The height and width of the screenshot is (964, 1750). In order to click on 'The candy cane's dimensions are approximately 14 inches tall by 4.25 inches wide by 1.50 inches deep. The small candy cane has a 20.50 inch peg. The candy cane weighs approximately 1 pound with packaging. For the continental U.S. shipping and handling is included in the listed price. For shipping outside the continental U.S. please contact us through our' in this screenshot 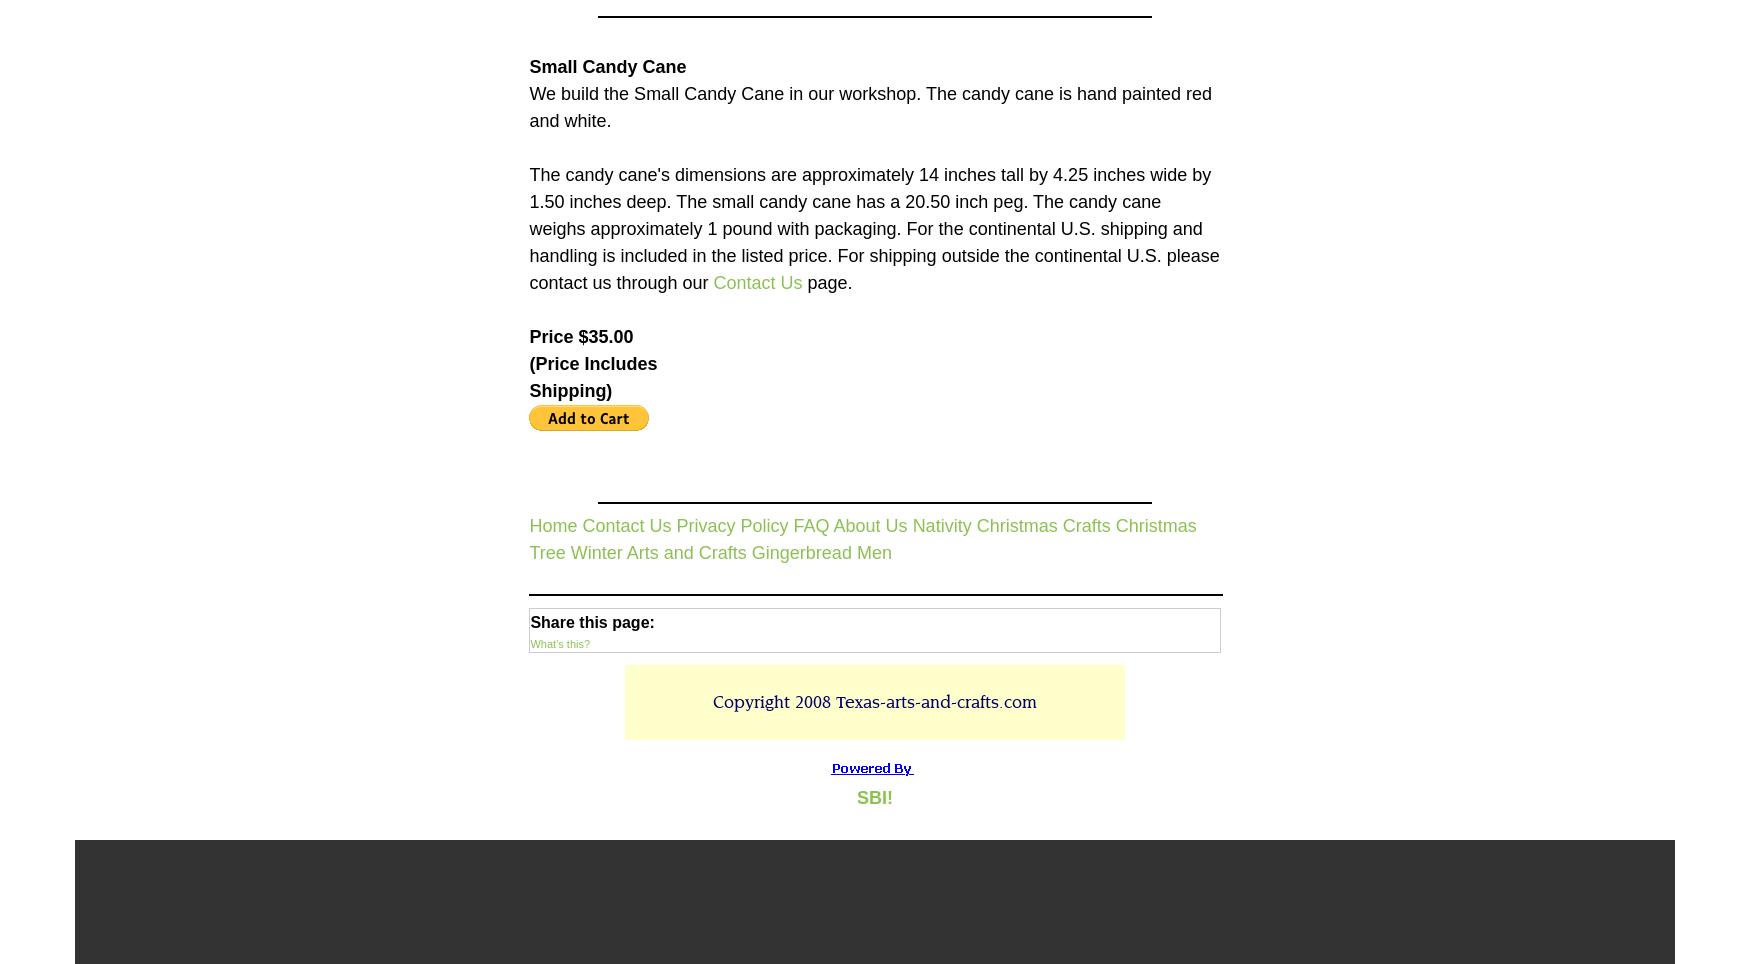, I will do `click(873, 227)`.